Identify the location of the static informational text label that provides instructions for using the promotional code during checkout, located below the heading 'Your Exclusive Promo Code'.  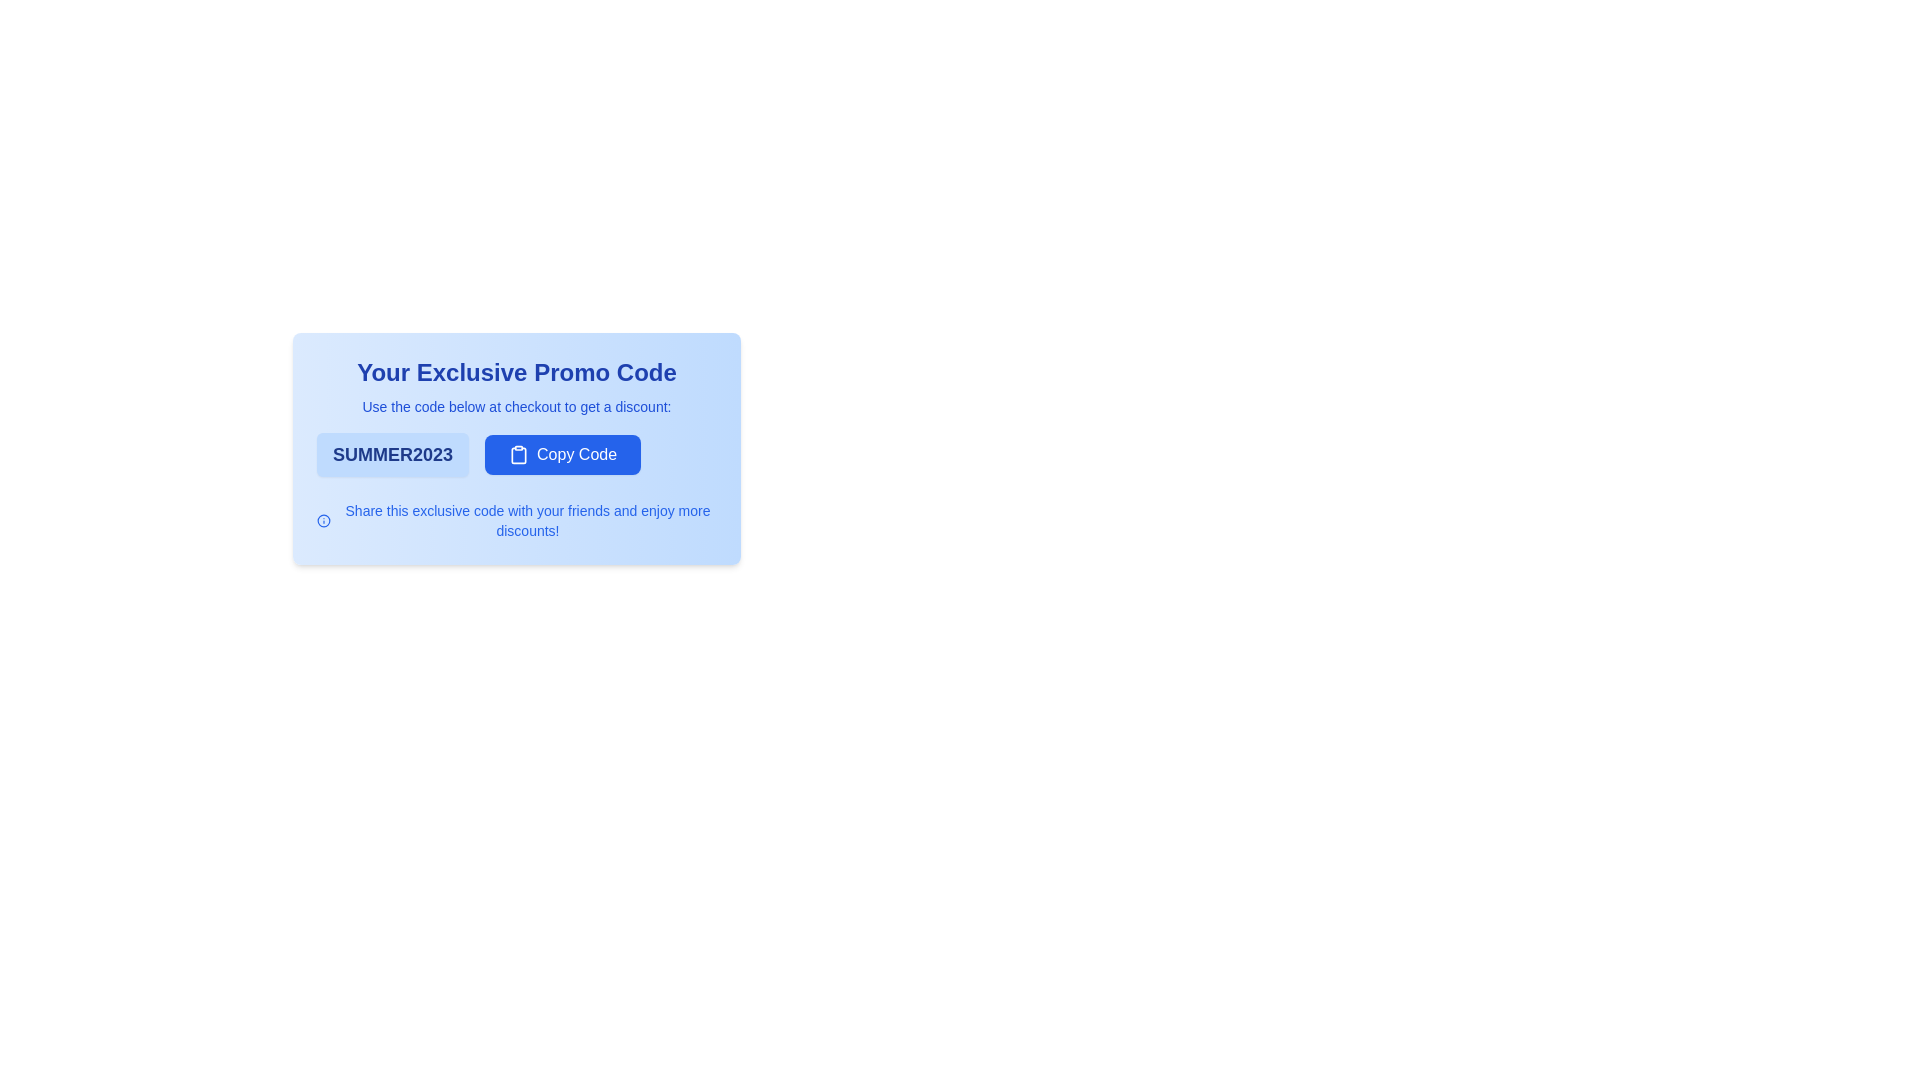
(517, 406).